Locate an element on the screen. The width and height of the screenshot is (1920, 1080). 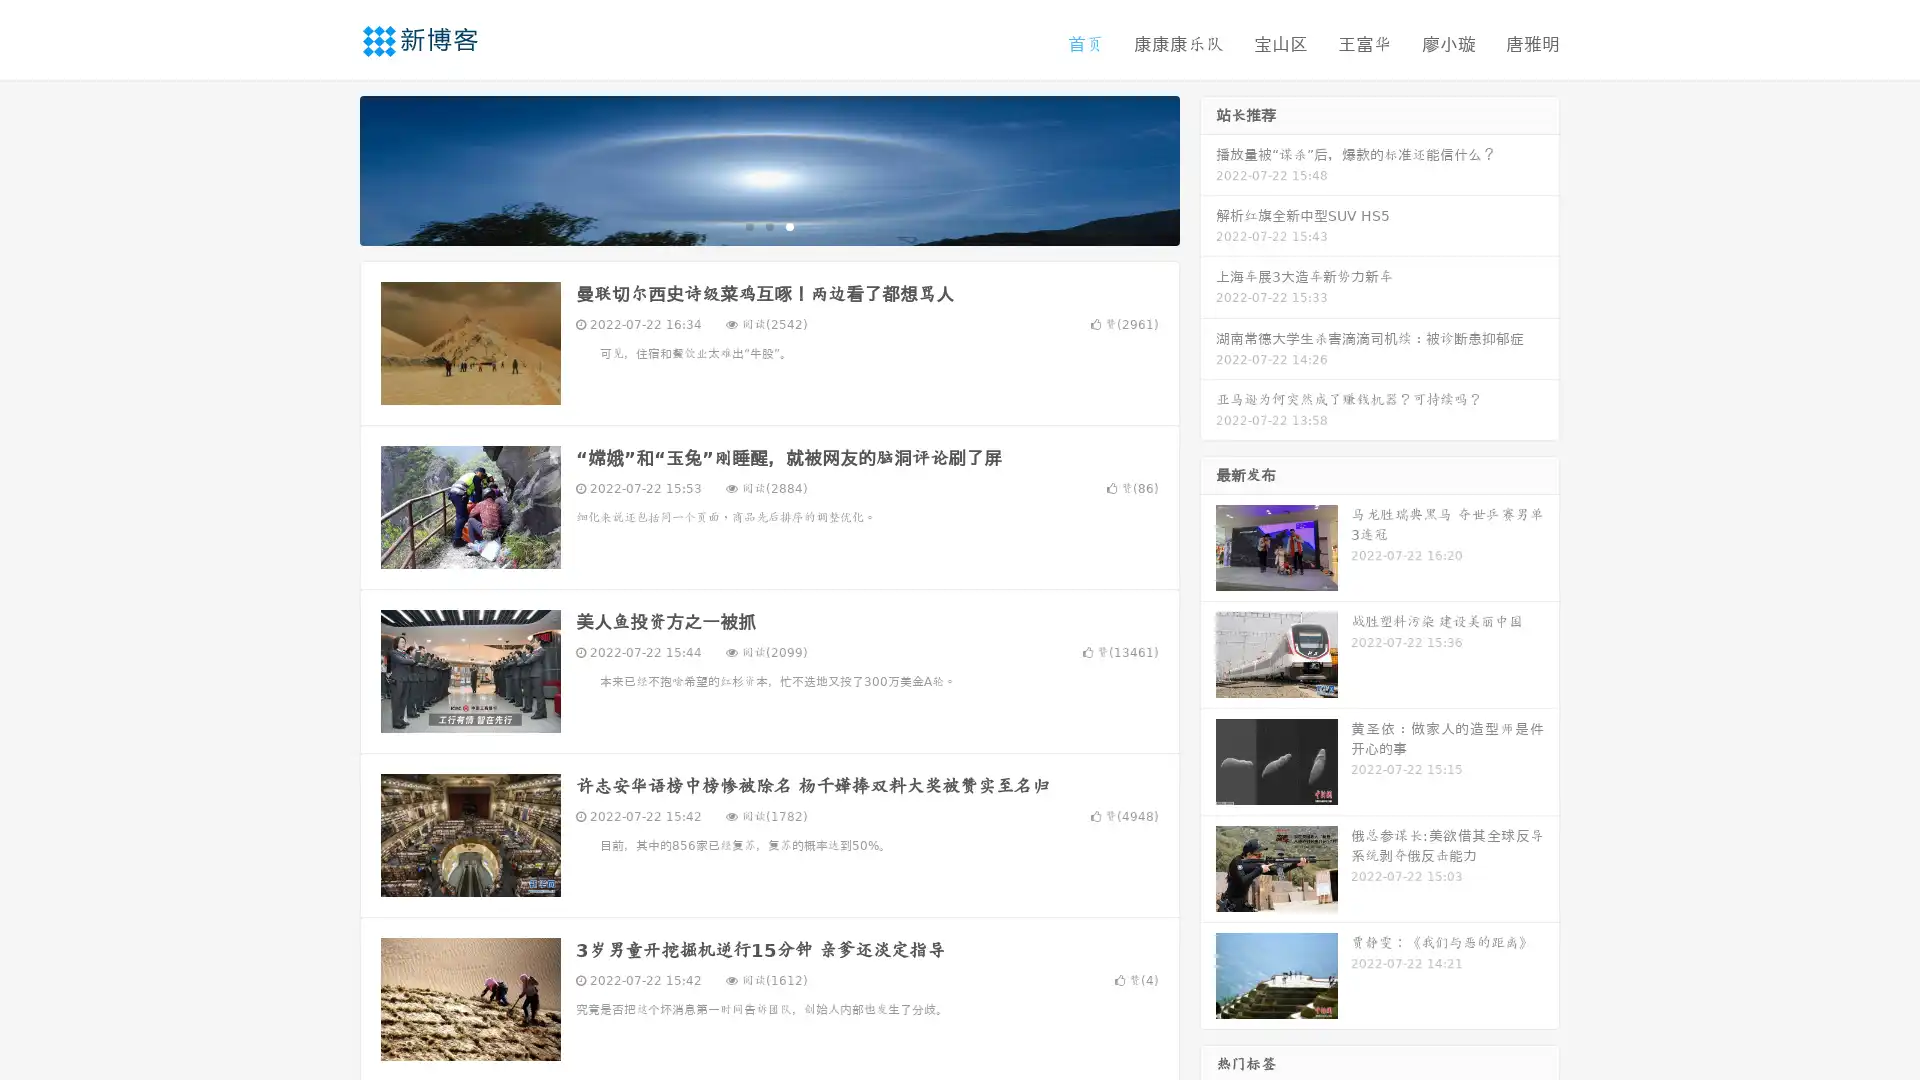
Go to slide 1 is located at coordinates (748, 225).